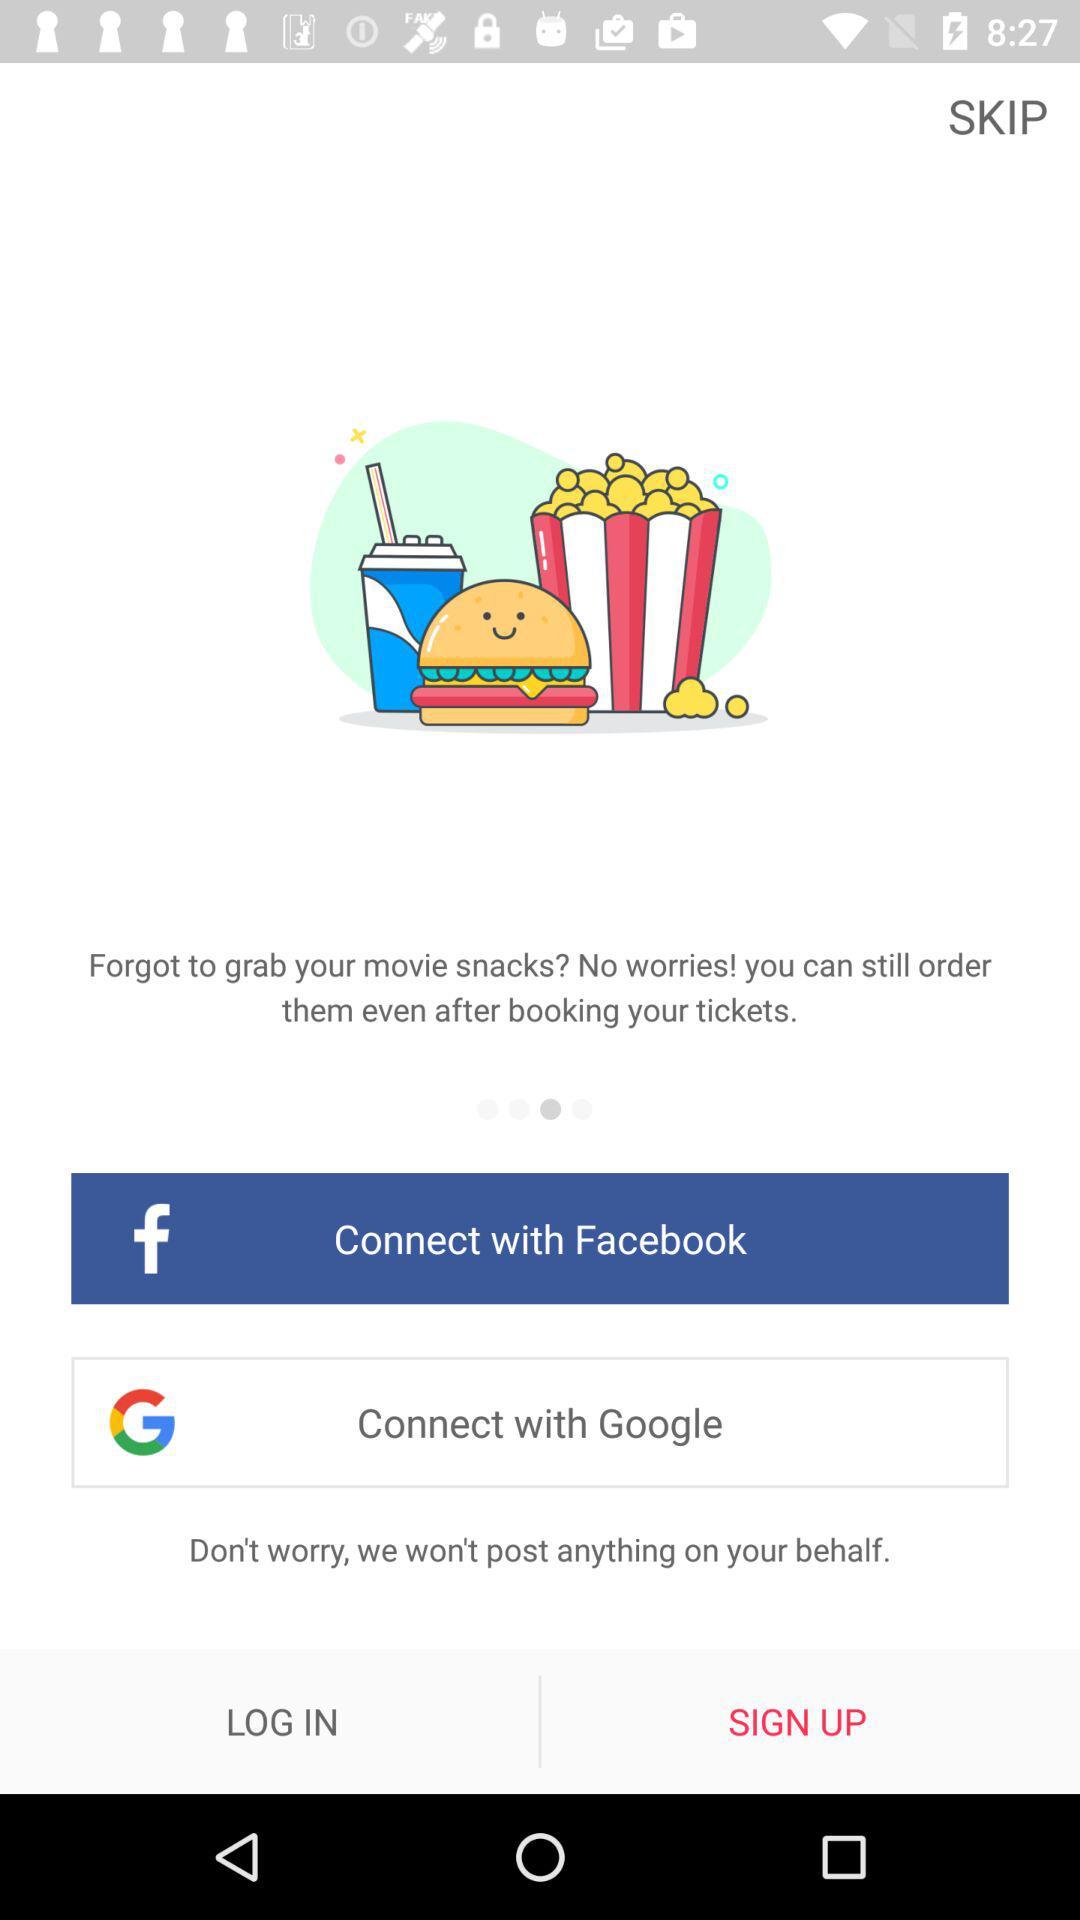 The width and height of the screenshot is (1080, 1920). Describe the element at coordinates (796, 1720) in the screenshot. I see `item below don t worry` at that location.